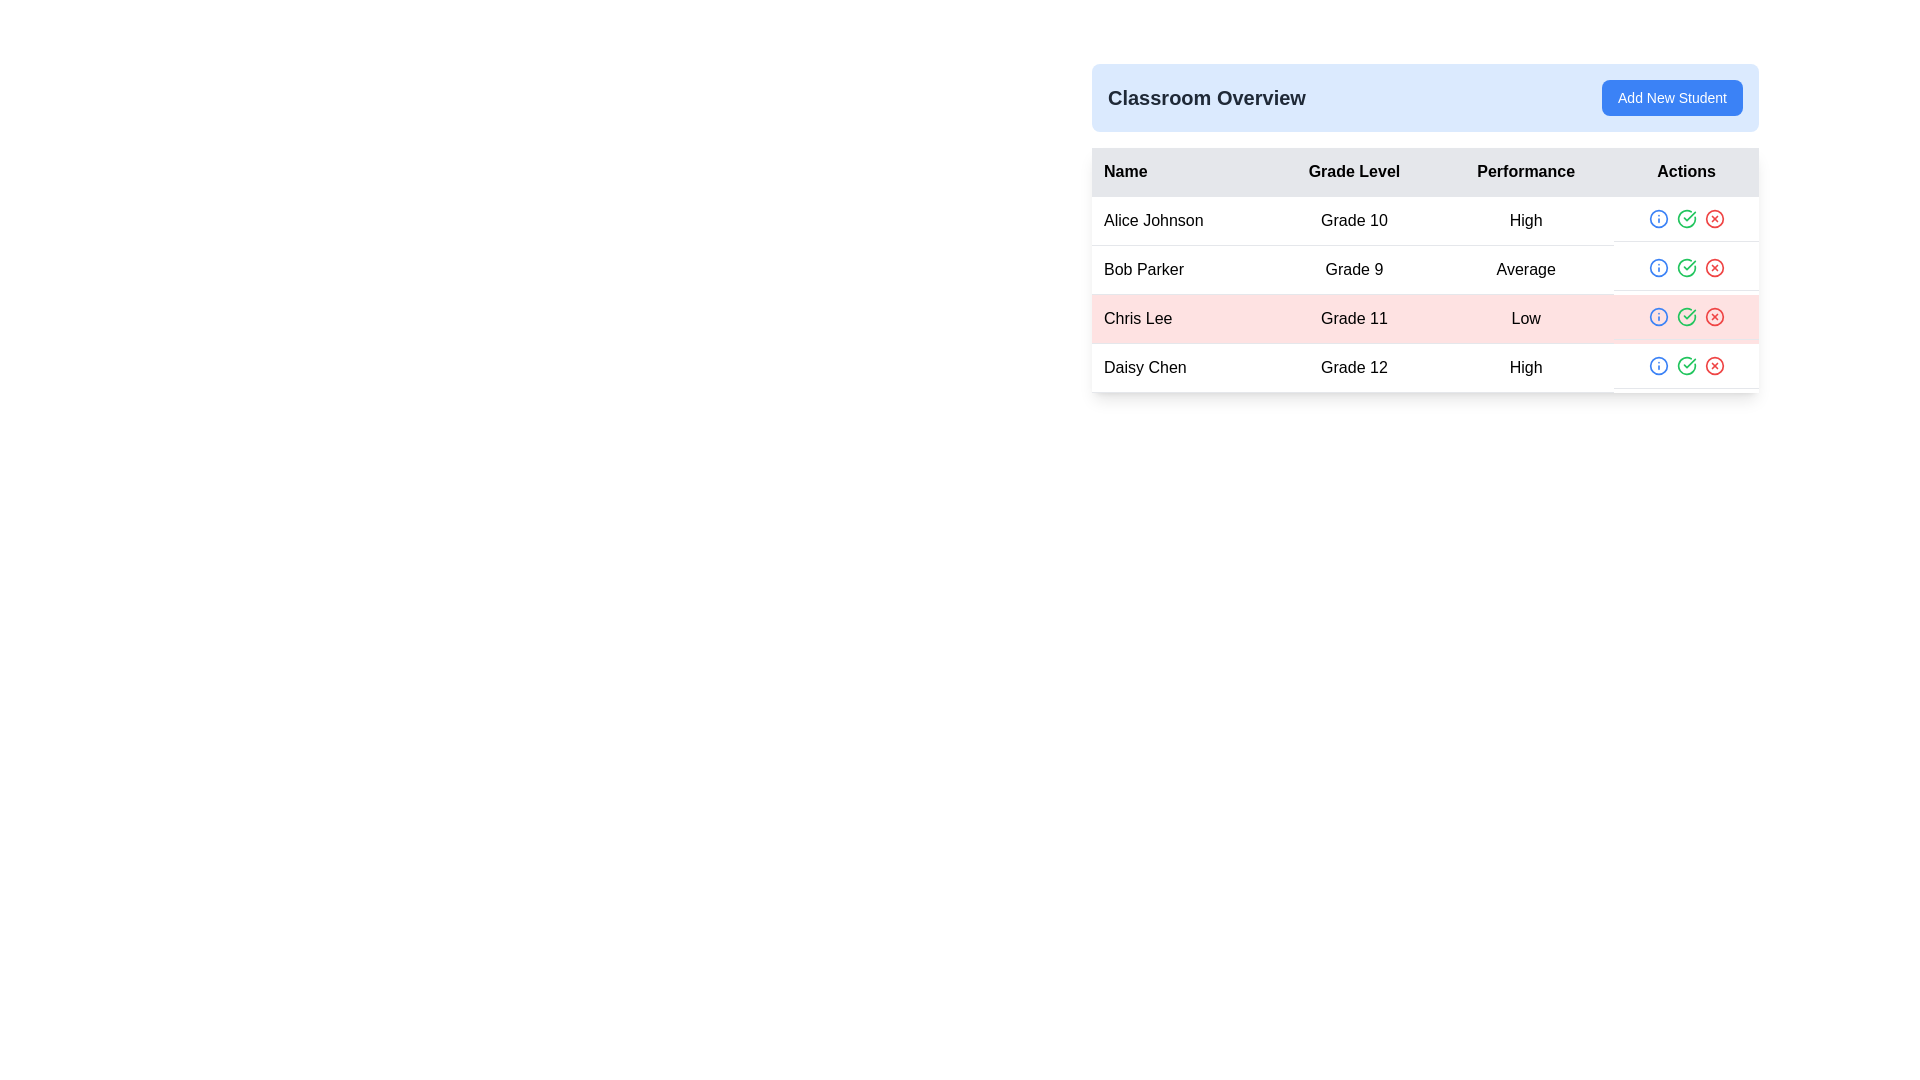 This screenshot has width=1920, height=1080. I want to click on the graphic icon in the 'Actions' column to confirm or approve the action related to the row labeled 'Chris Lee', so click(1685, 315).